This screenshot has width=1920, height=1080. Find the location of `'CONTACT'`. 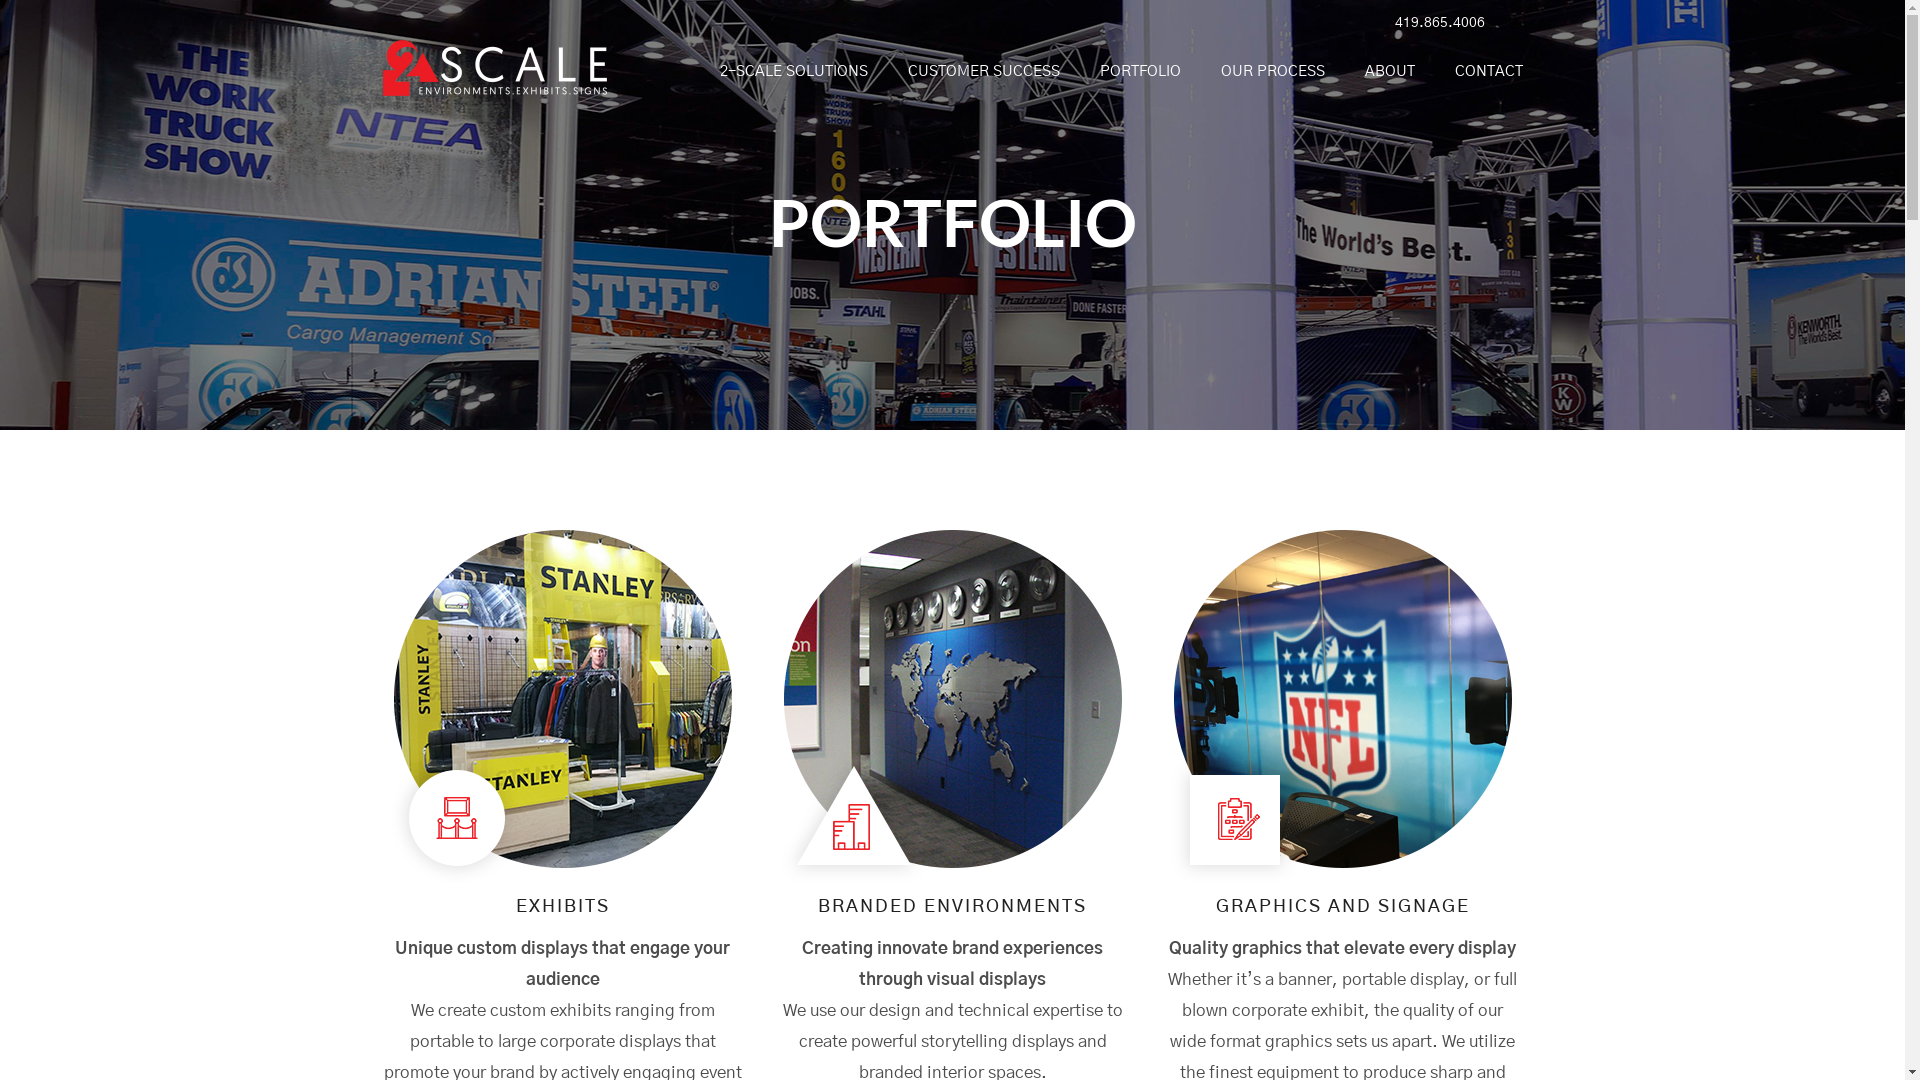

'CONTACT' is located at coordinates (1478, 71).